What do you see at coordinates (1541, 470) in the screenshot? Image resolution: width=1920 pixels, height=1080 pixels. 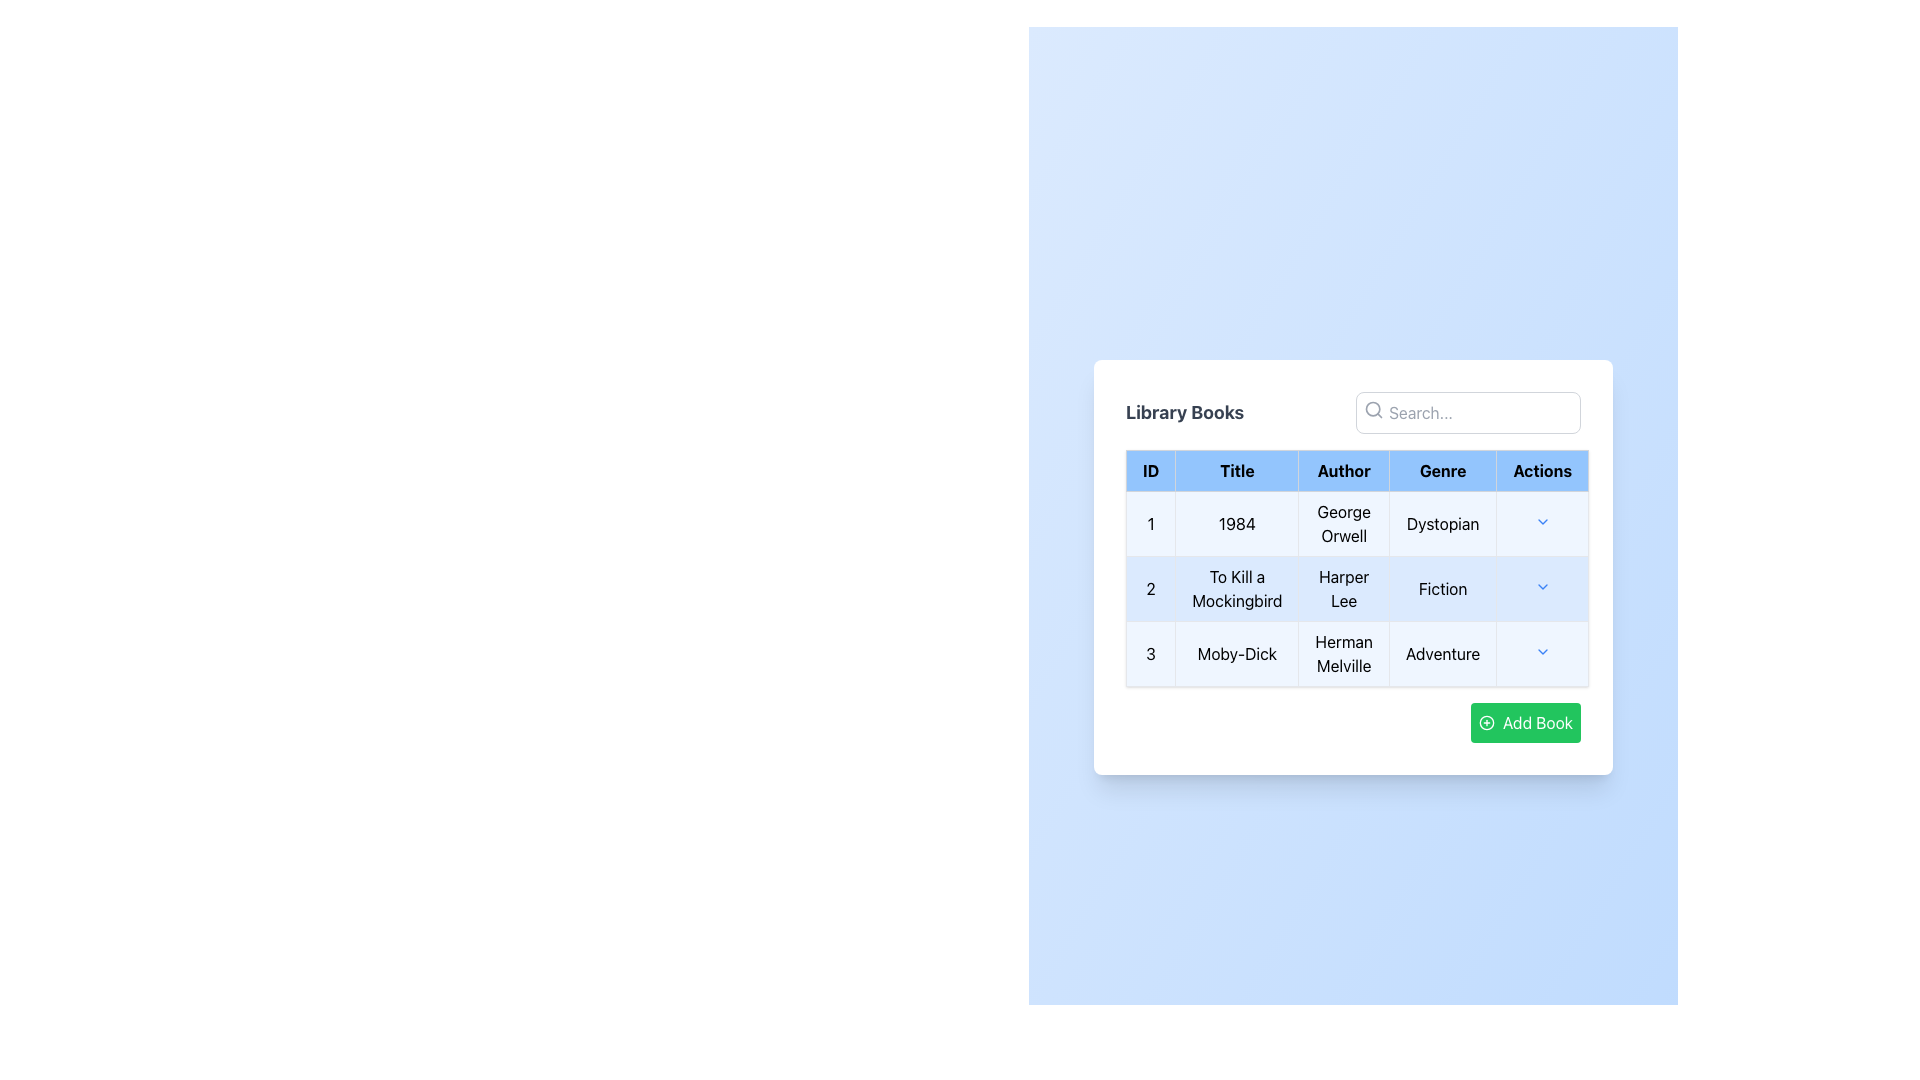 I see `the 'Actions' table header, which is the rightmost column header in a table with a light blue background and bold text` at bounding box center [1541, 470].